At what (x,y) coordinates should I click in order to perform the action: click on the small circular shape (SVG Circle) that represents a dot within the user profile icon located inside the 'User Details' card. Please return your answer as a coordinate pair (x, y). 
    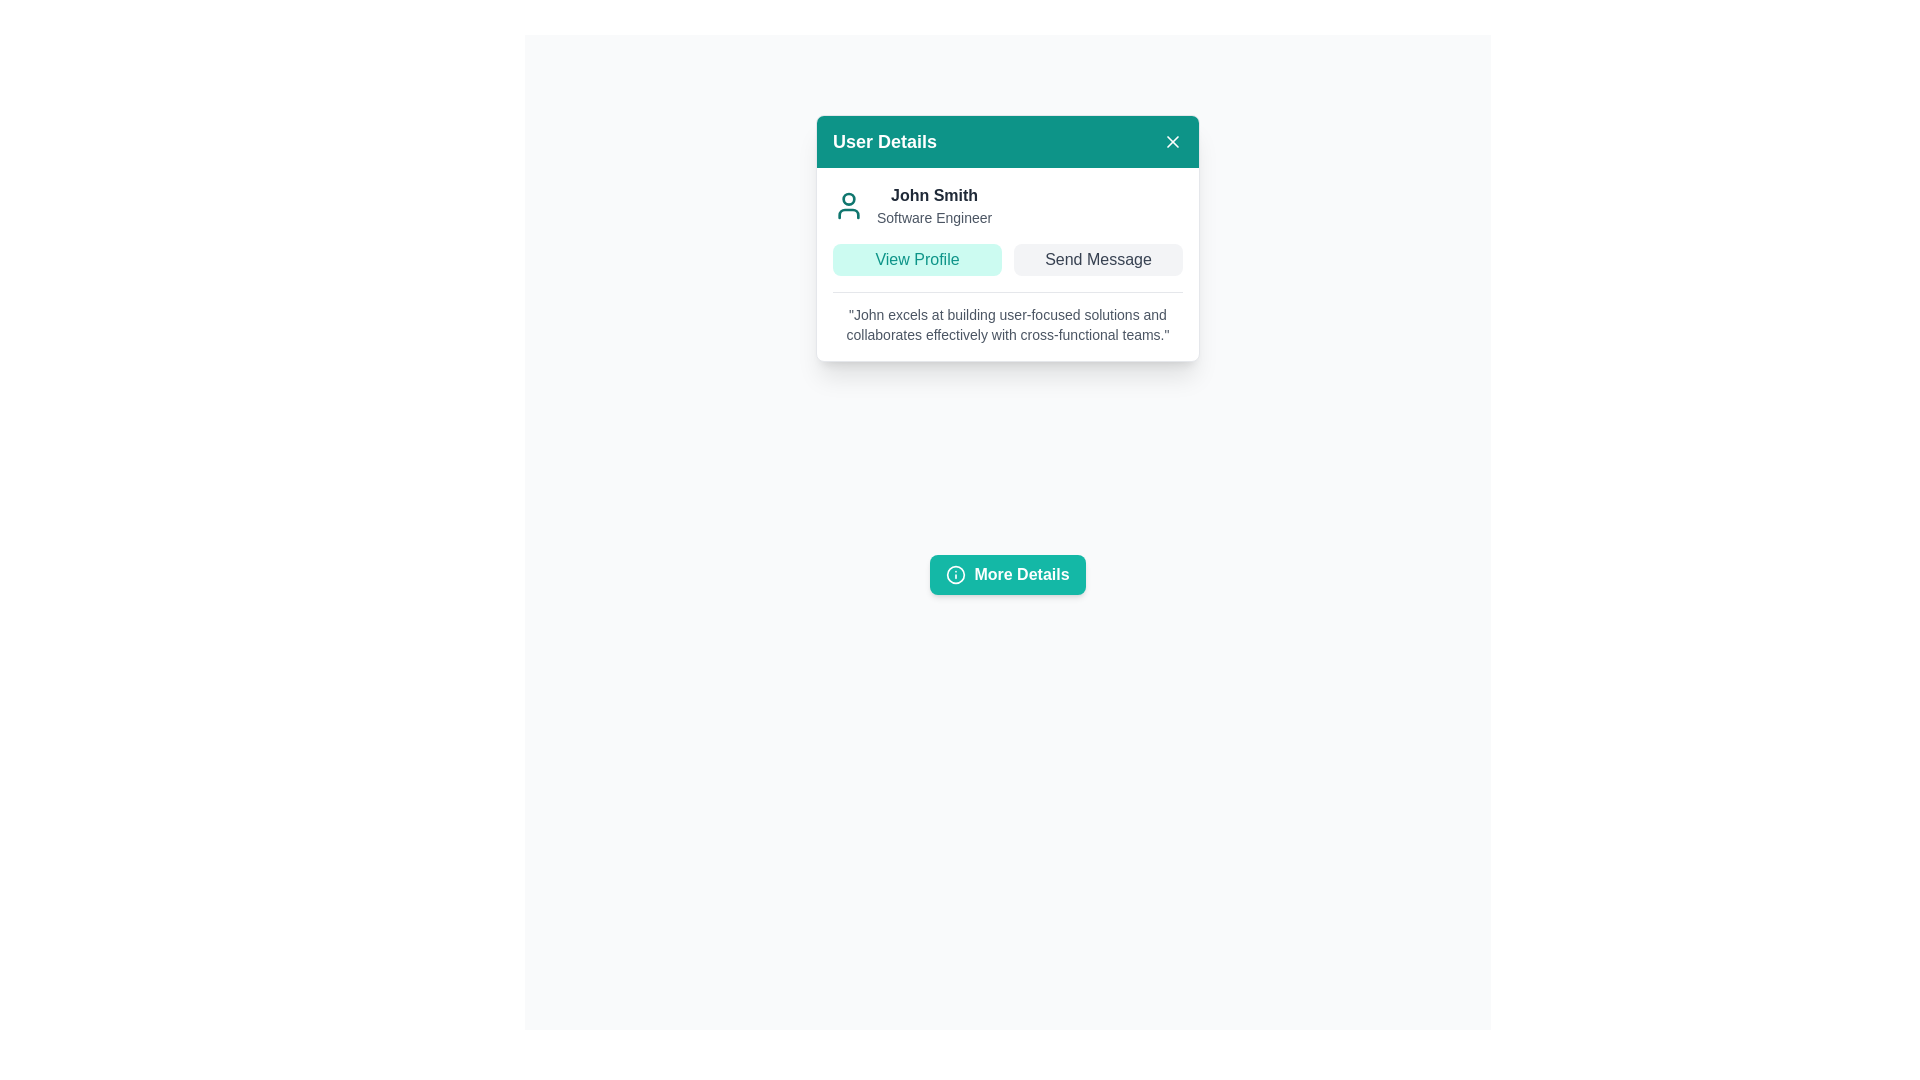
    Looking at the image, I should click on (849, 199).